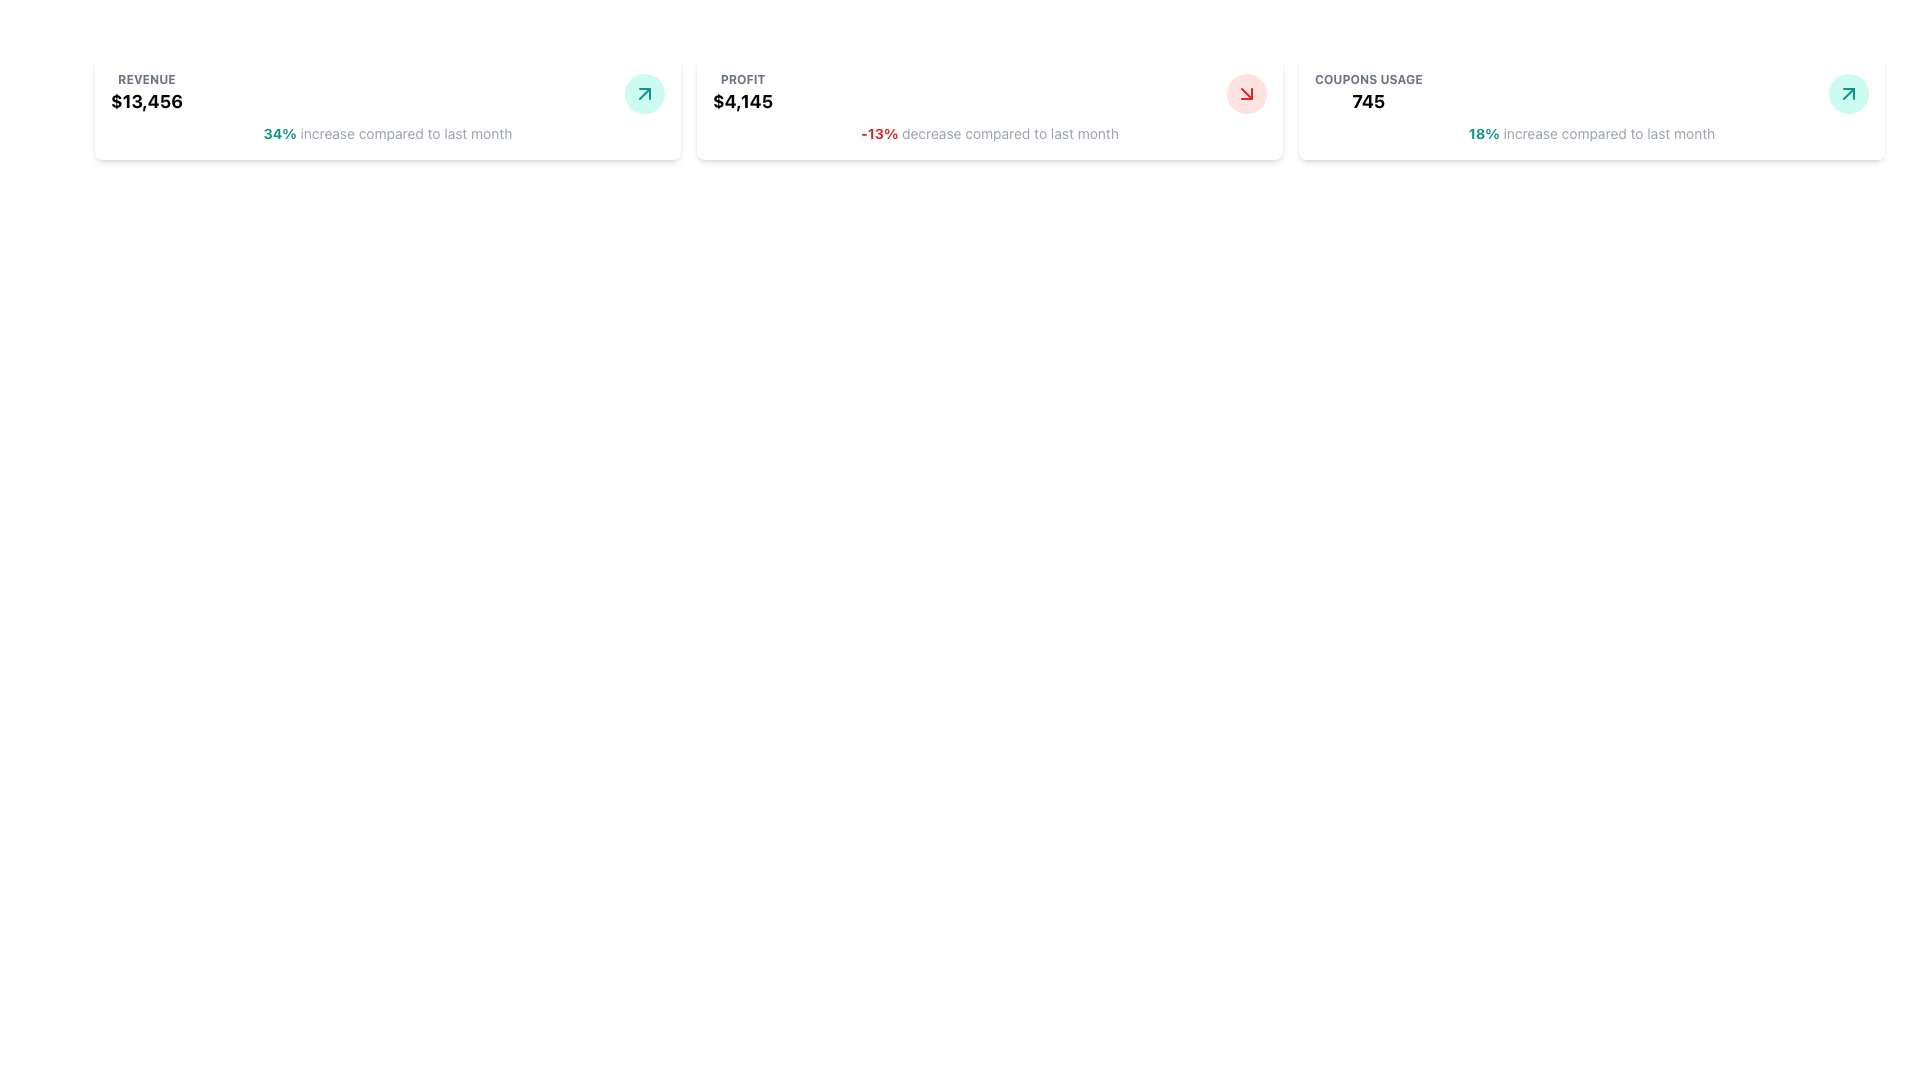  What do you see at coordinates (1591, 108) in the screenshot?
I see `the Summary metric card element displaying 'Coupons usage' with '745' in bold and a teal circle with an up-right arrow, located in the rightmost column of the grid layout` at bounding box center [1591, 108].